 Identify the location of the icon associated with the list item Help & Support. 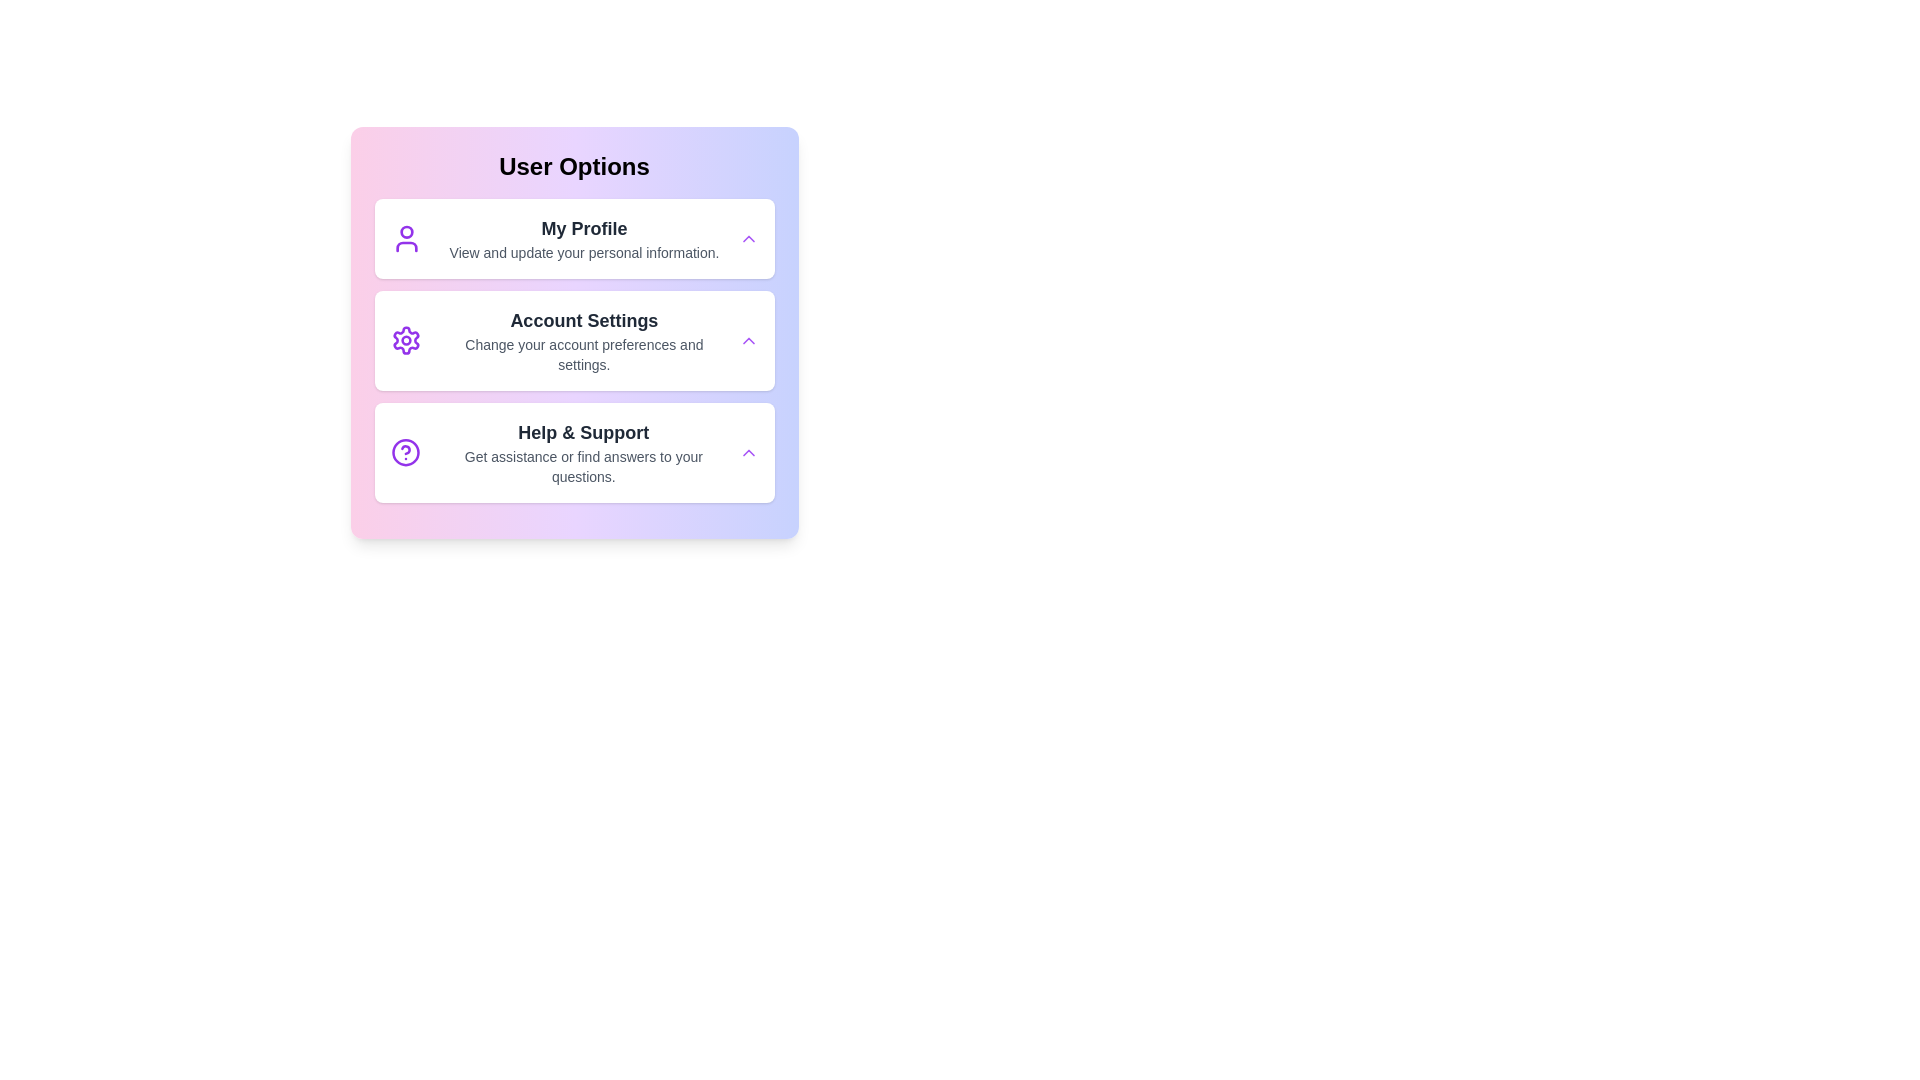
(404, 452).